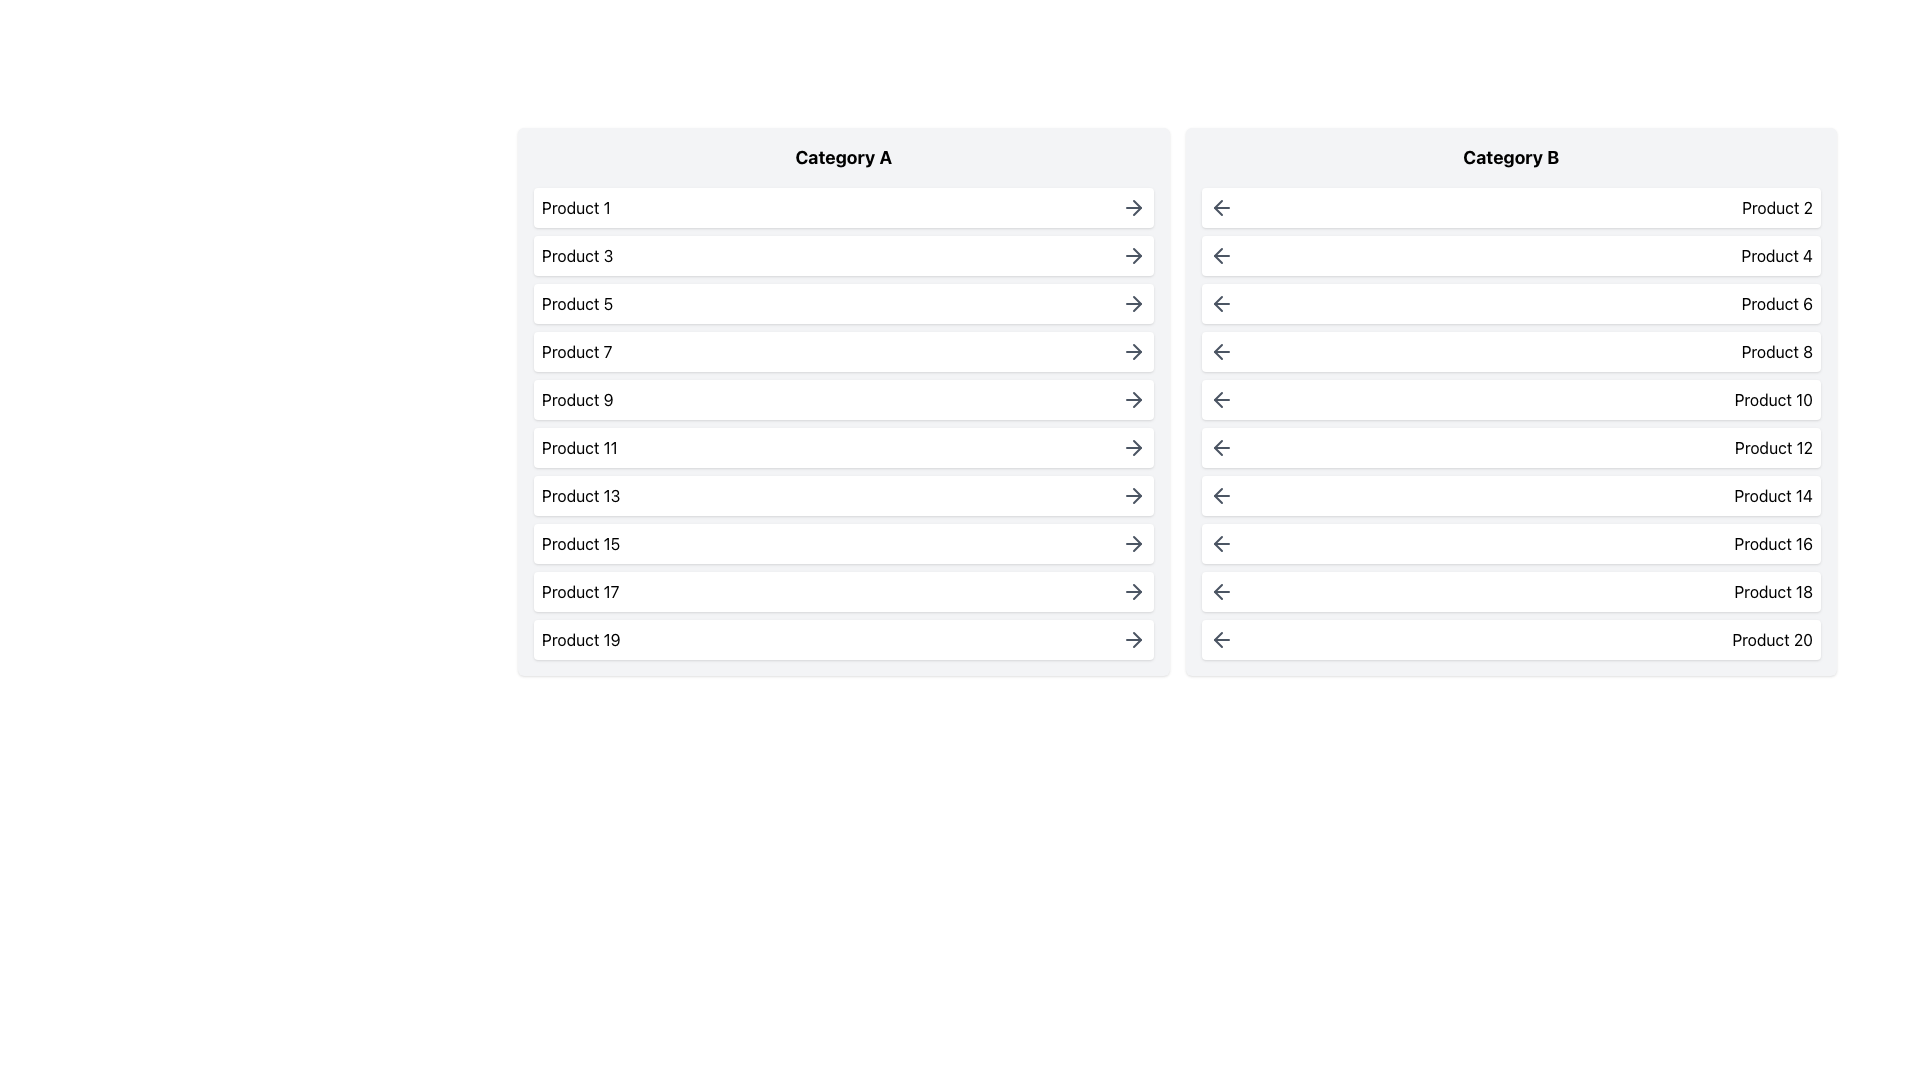 The image size is (1920, 1080). Describe the element at coordinates (1217, 400) in the screenshot. I see `the leftward chevron icon located at the center of the control section in the GUI, which indicates navigation to the previous item or category` at that location.